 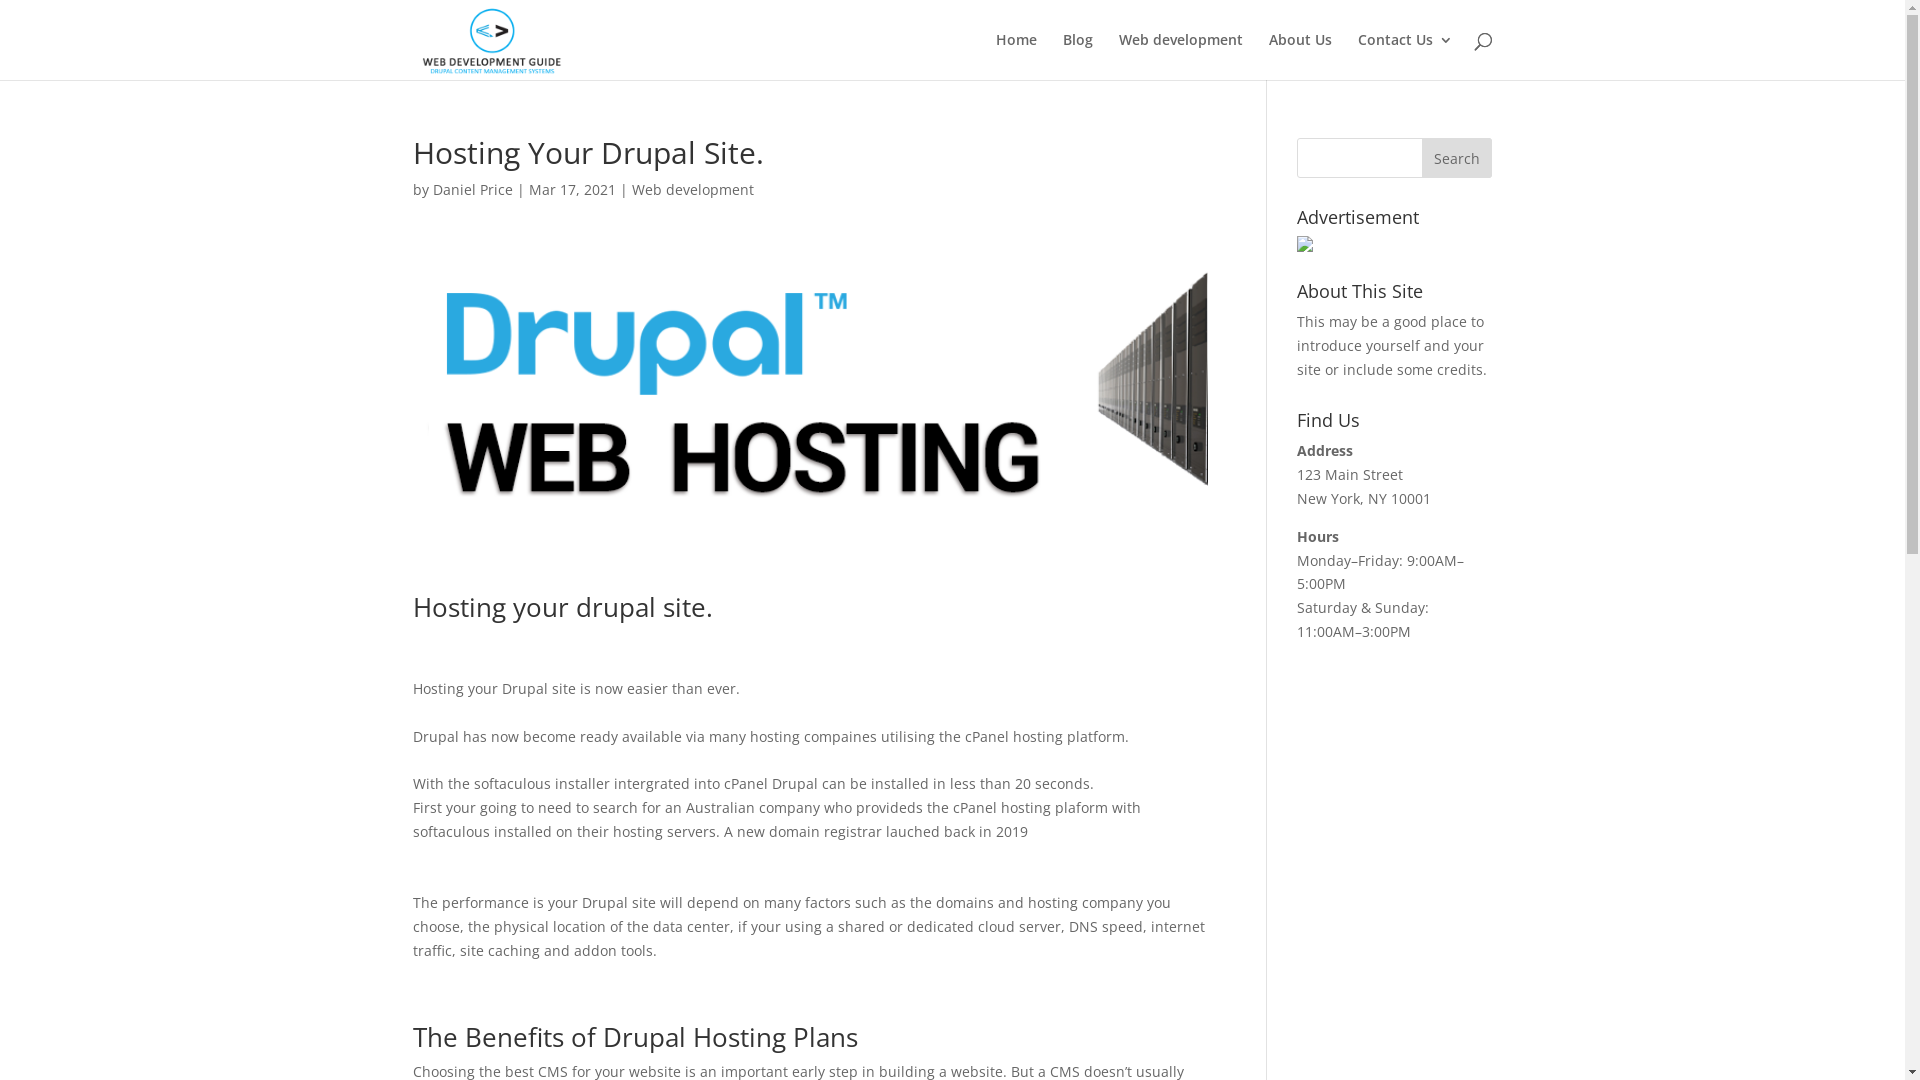 What do you see at coordinates (1457, 157) in the screenshot?
I see `'Search'` at bounding box center [1457, 157].